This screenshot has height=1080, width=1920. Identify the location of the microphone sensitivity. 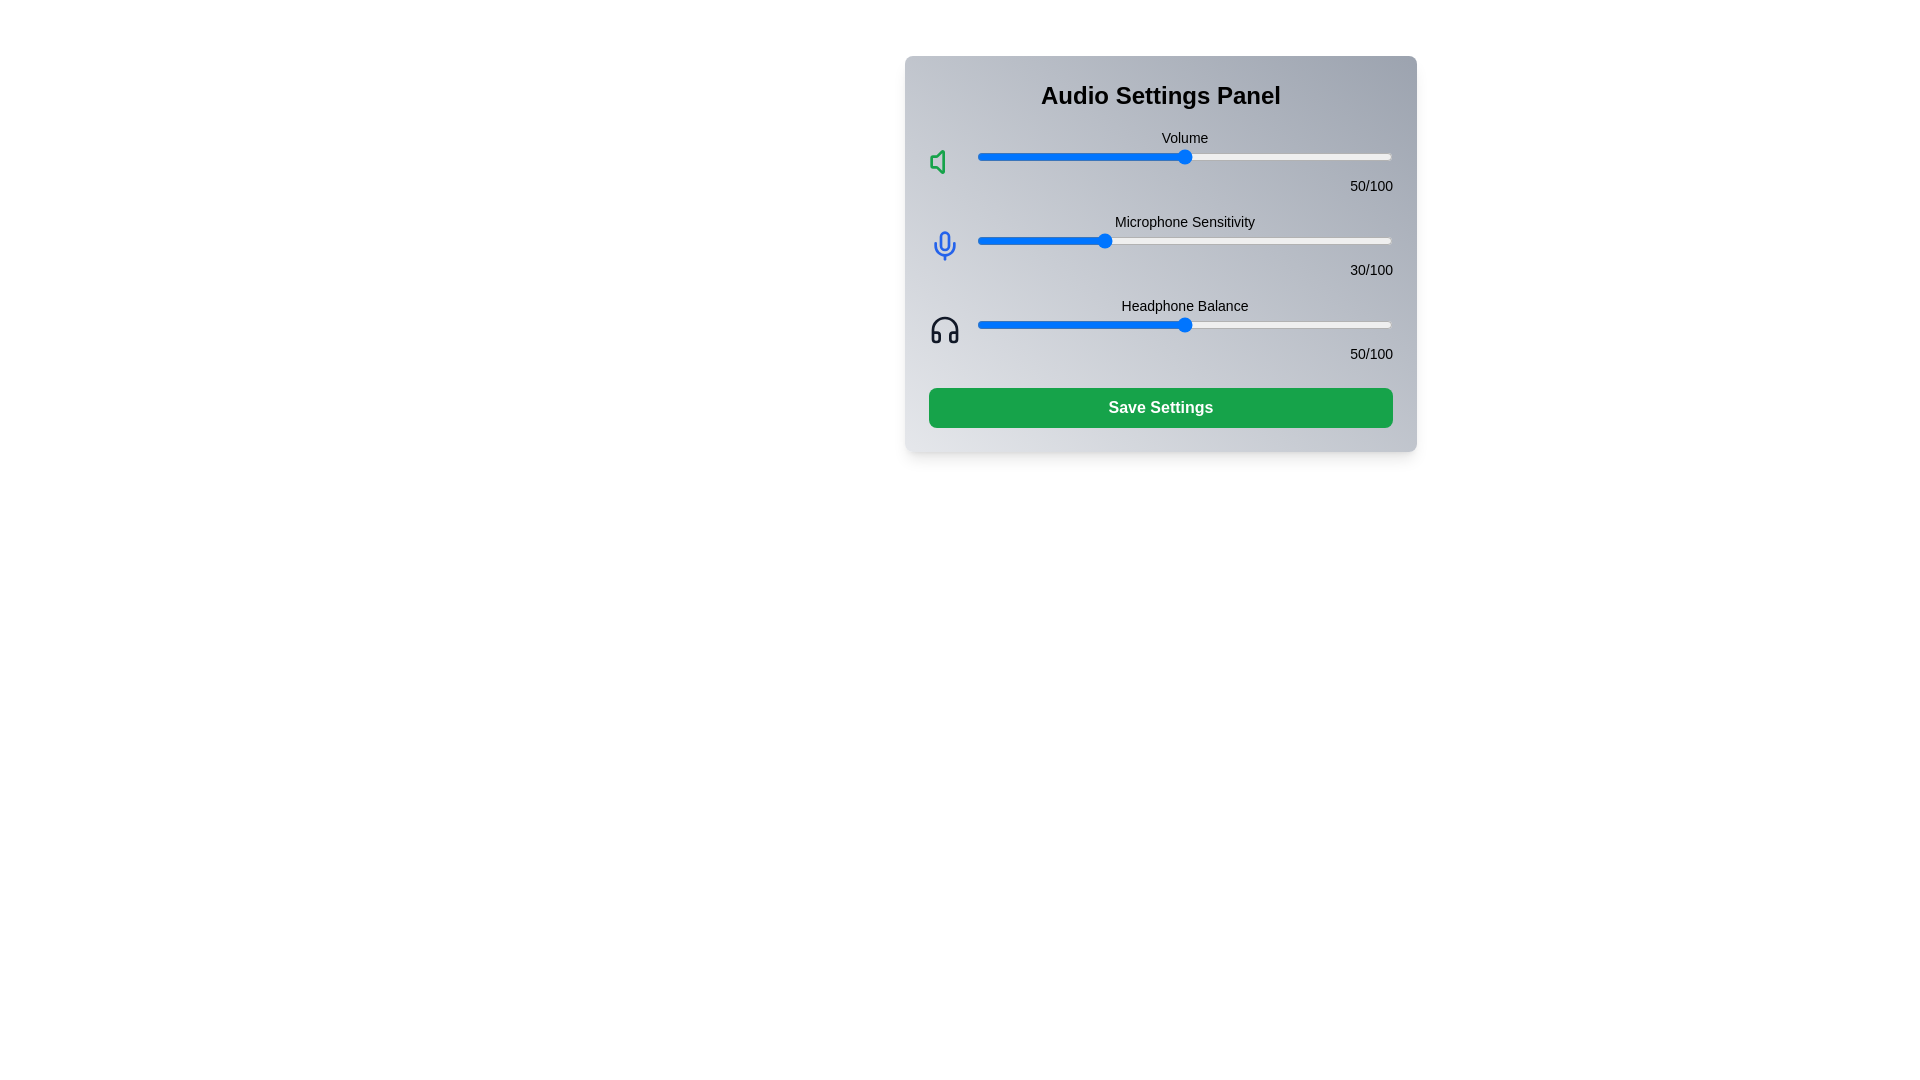
(1075, 239).